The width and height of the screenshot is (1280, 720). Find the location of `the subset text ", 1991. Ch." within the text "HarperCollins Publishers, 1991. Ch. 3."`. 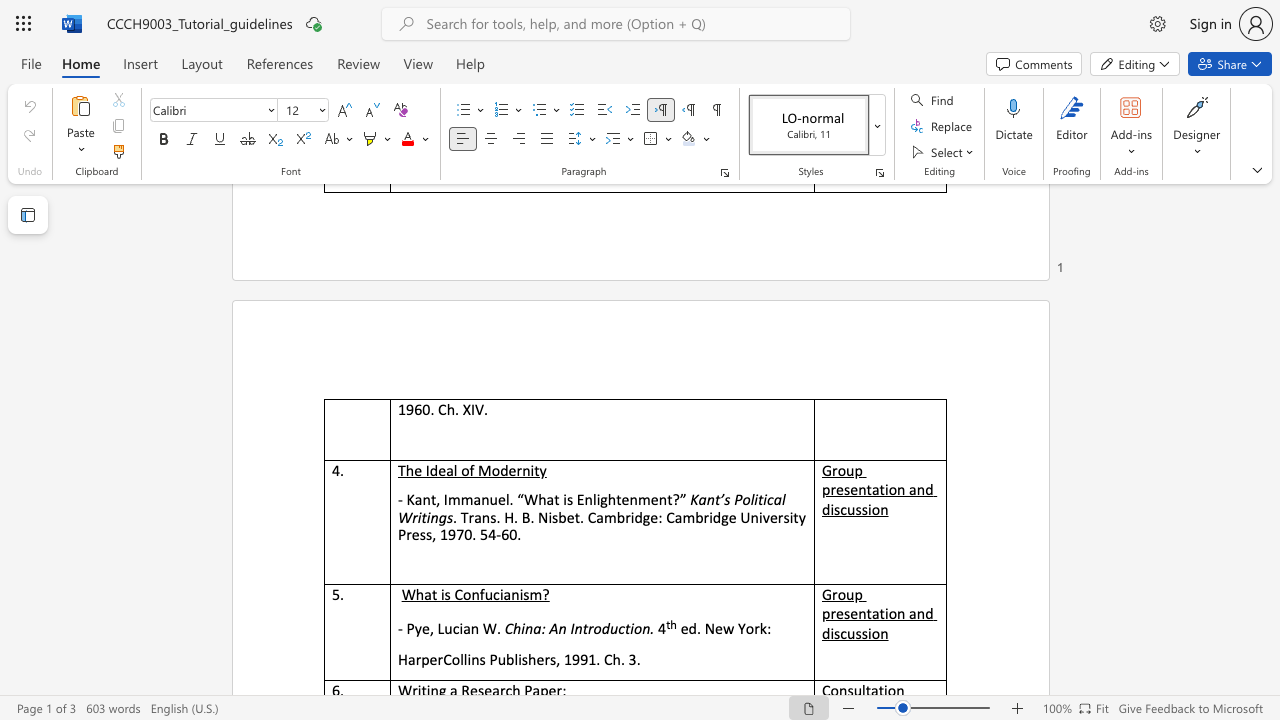

the subset text ", 1991. Ch." within the text "HarperCollins Publishers, 1991. Ch. 3." is located at coordinates (556, 659).